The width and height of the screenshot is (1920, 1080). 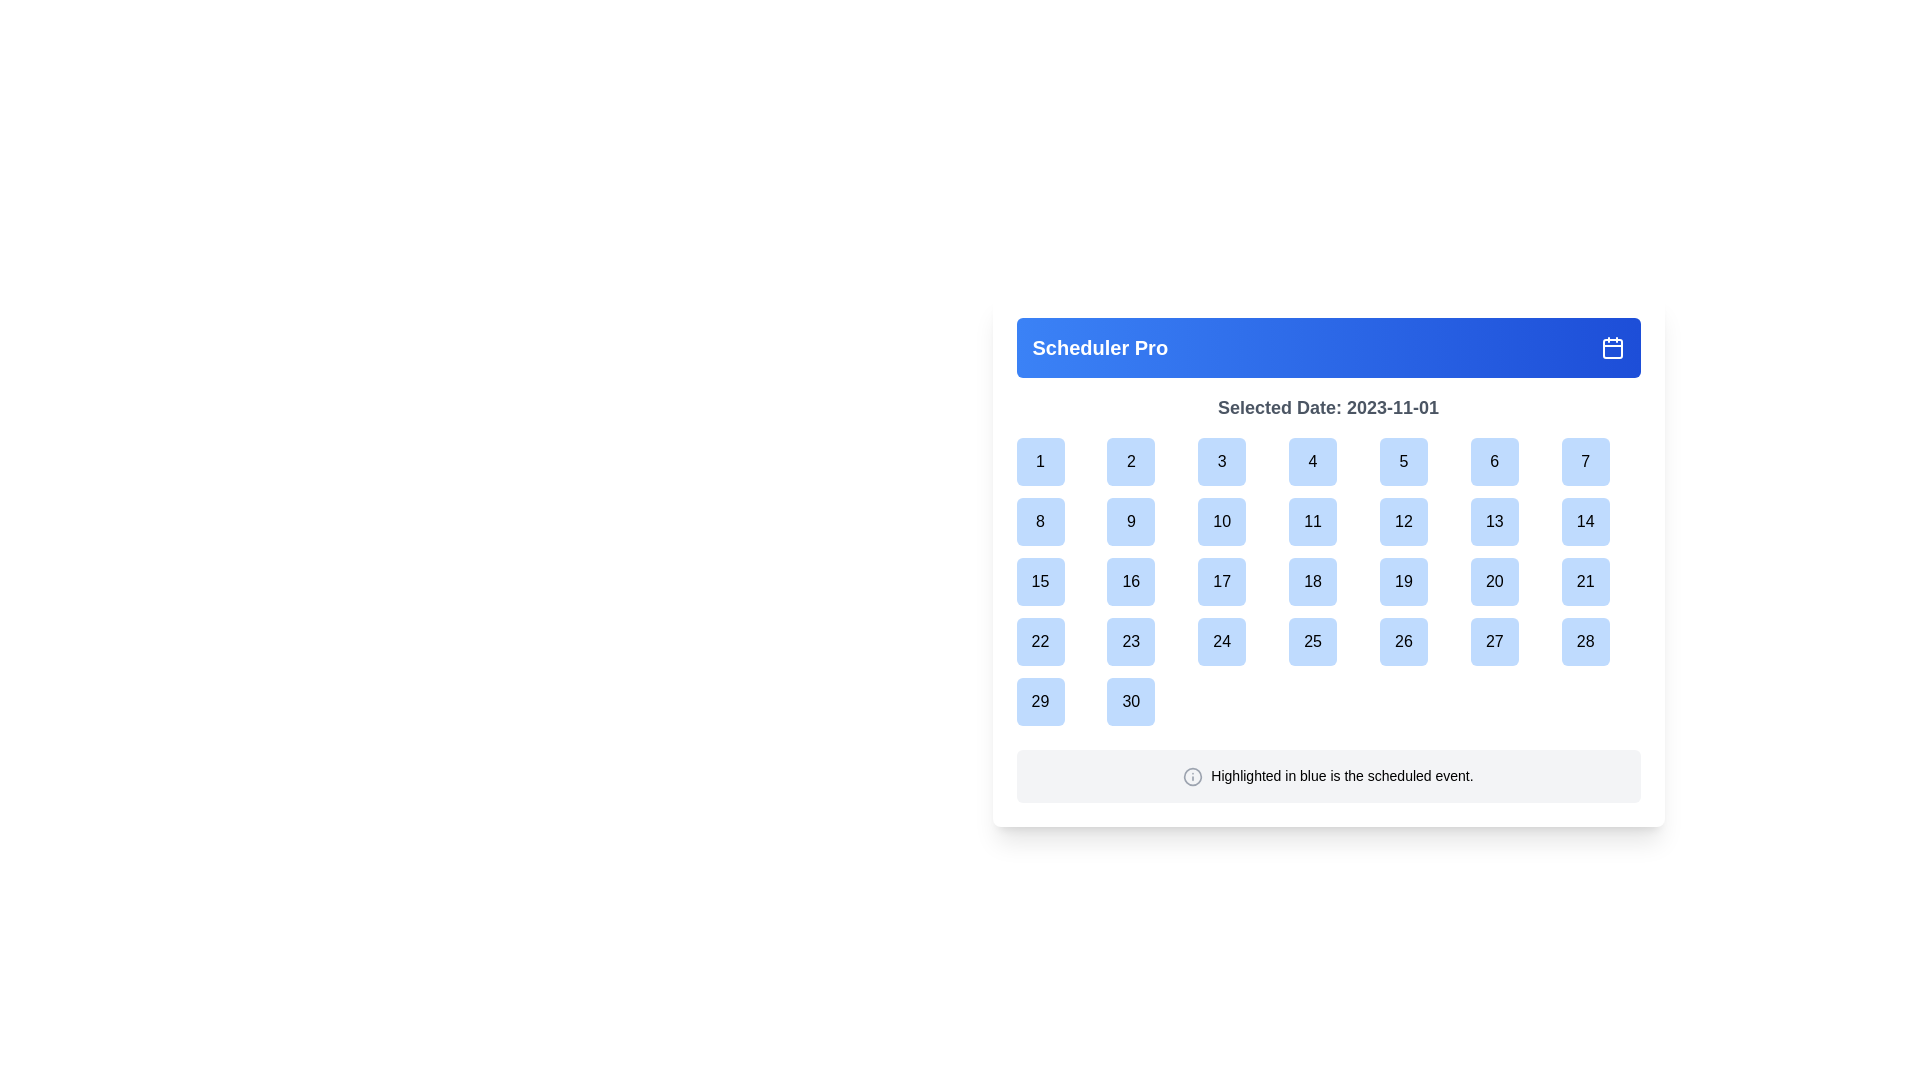 I want to click on the content of the tooltip that appears below the date cell labeled '23' in the calendar interface, which displays the text 'No Event', so click(x=1149, y=681).